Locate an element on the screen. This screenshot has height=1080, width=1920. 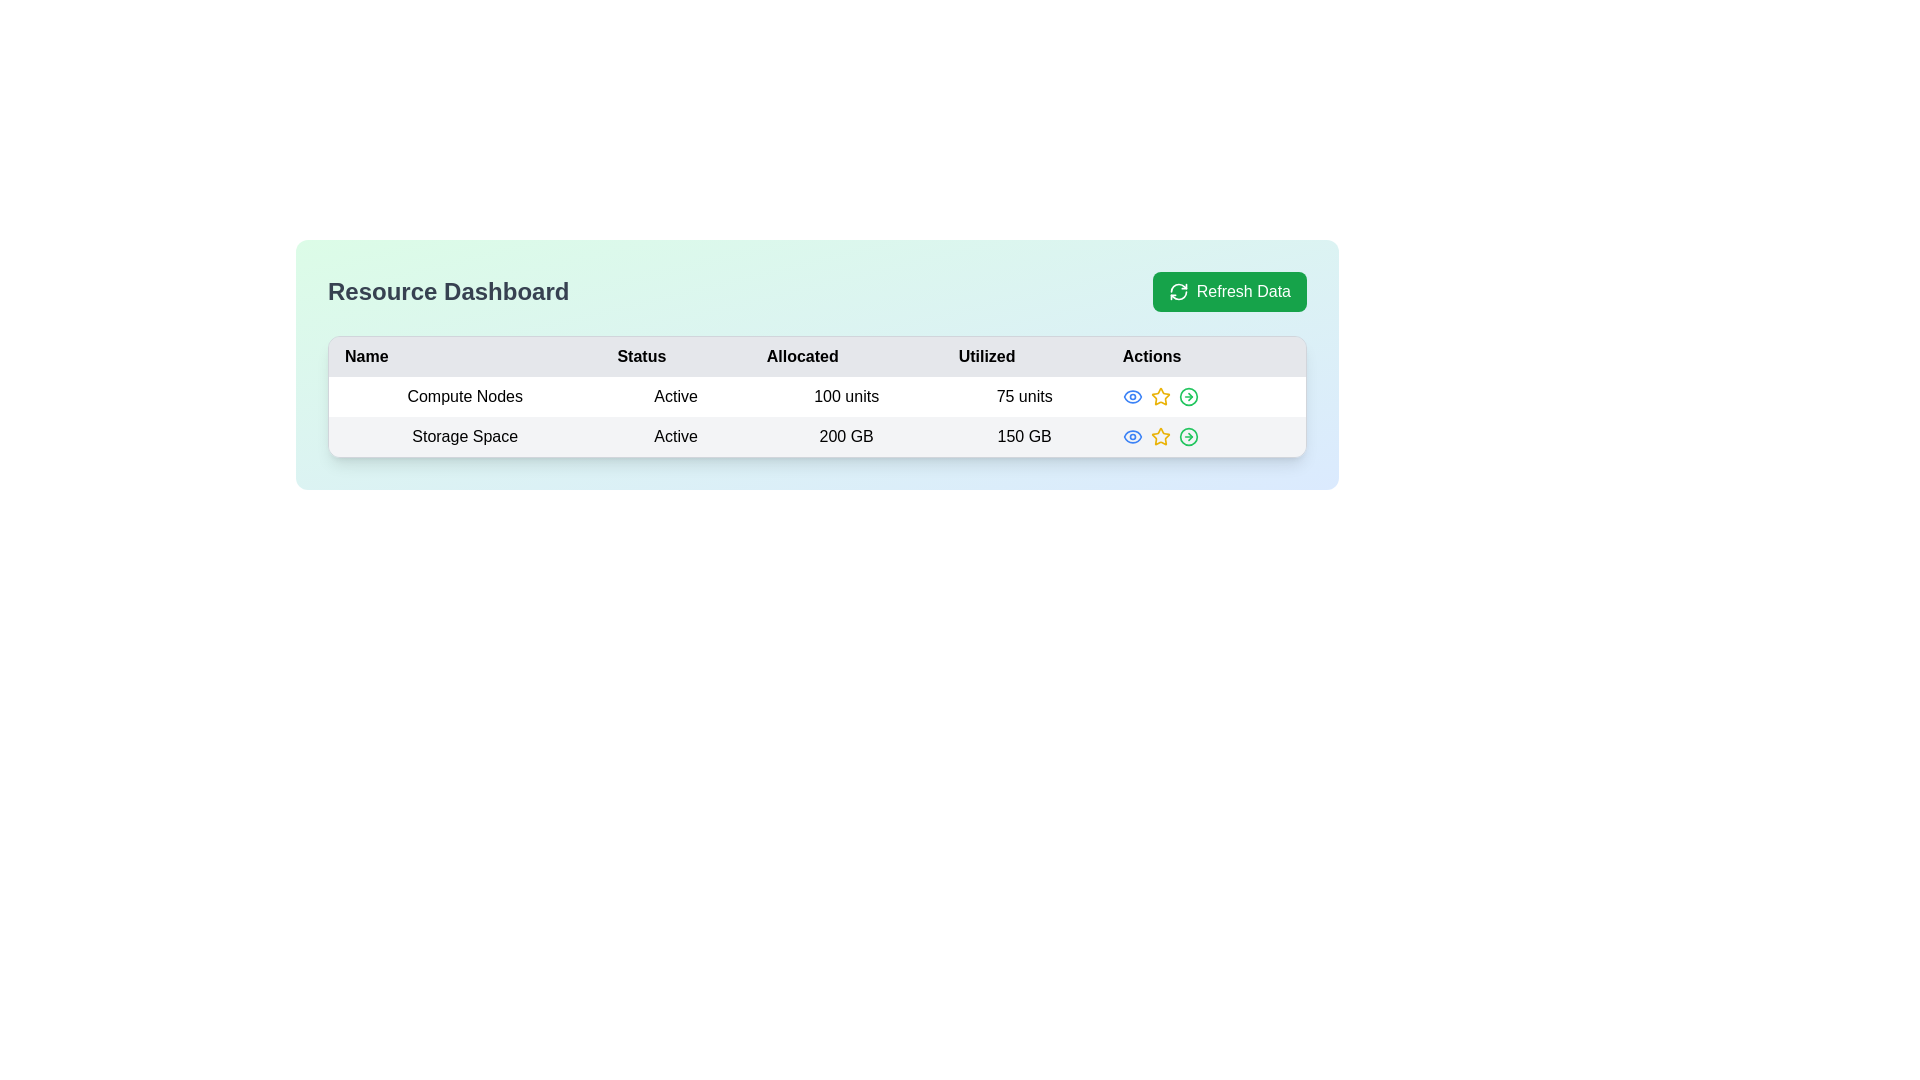
the rectangular green button with white text 'Refresh Data' and a refresh icon to refresh the data is located at coordinates (1228, 292).